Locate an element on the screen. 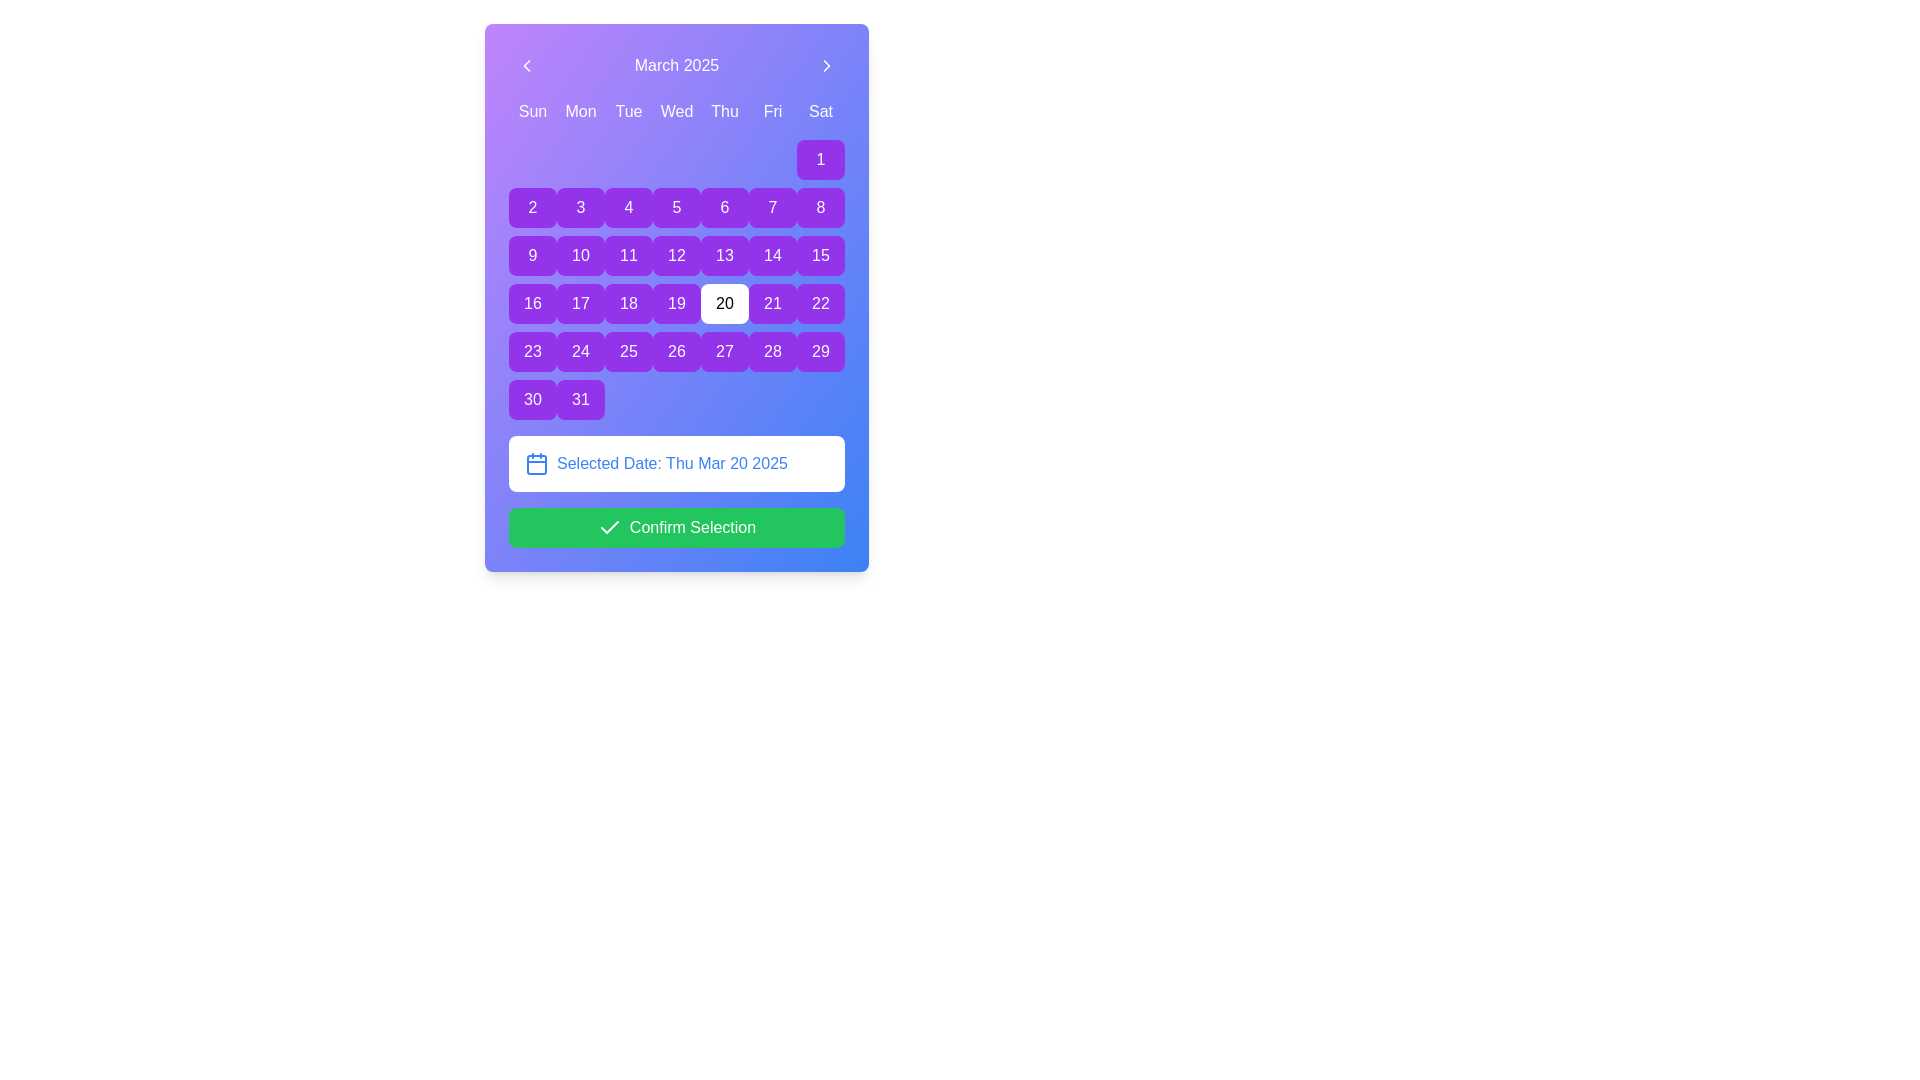 This screenshot has width=1920, height=1080. the button representing the date '6' in the calendar interface is located at coordinates (723, 208).